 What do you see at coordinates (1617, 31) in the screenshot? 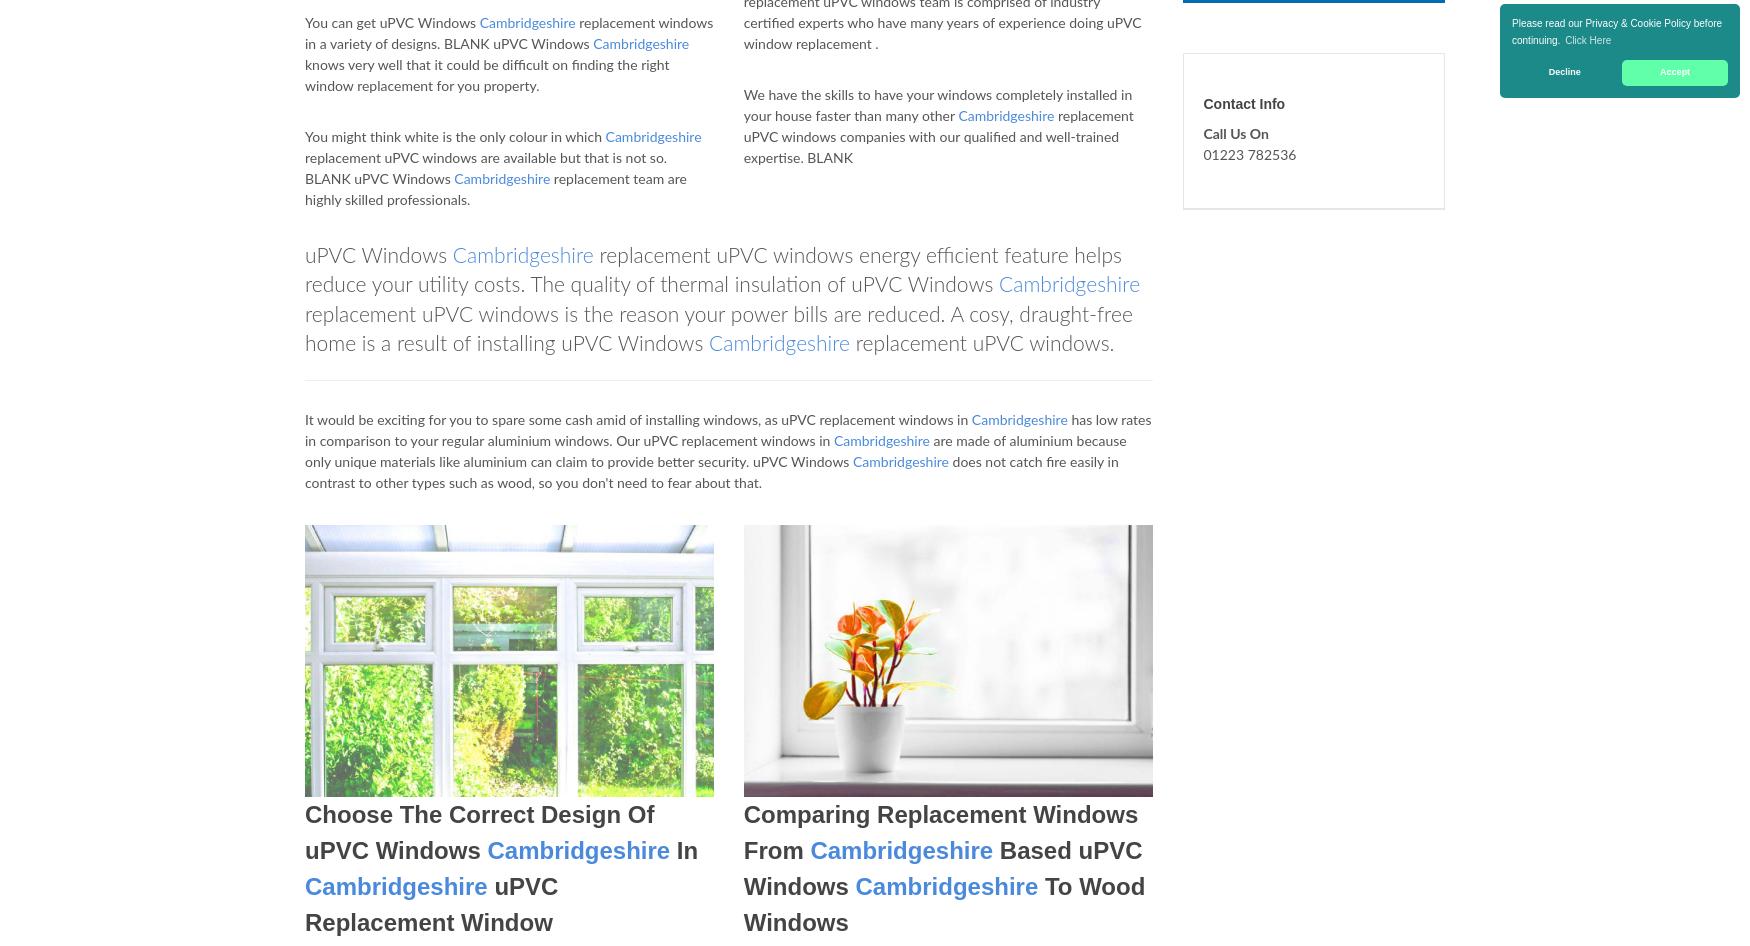
I see `'Please read our Privacy & Cookie Policy before continuing.'` at bounding box center [1617, 31].